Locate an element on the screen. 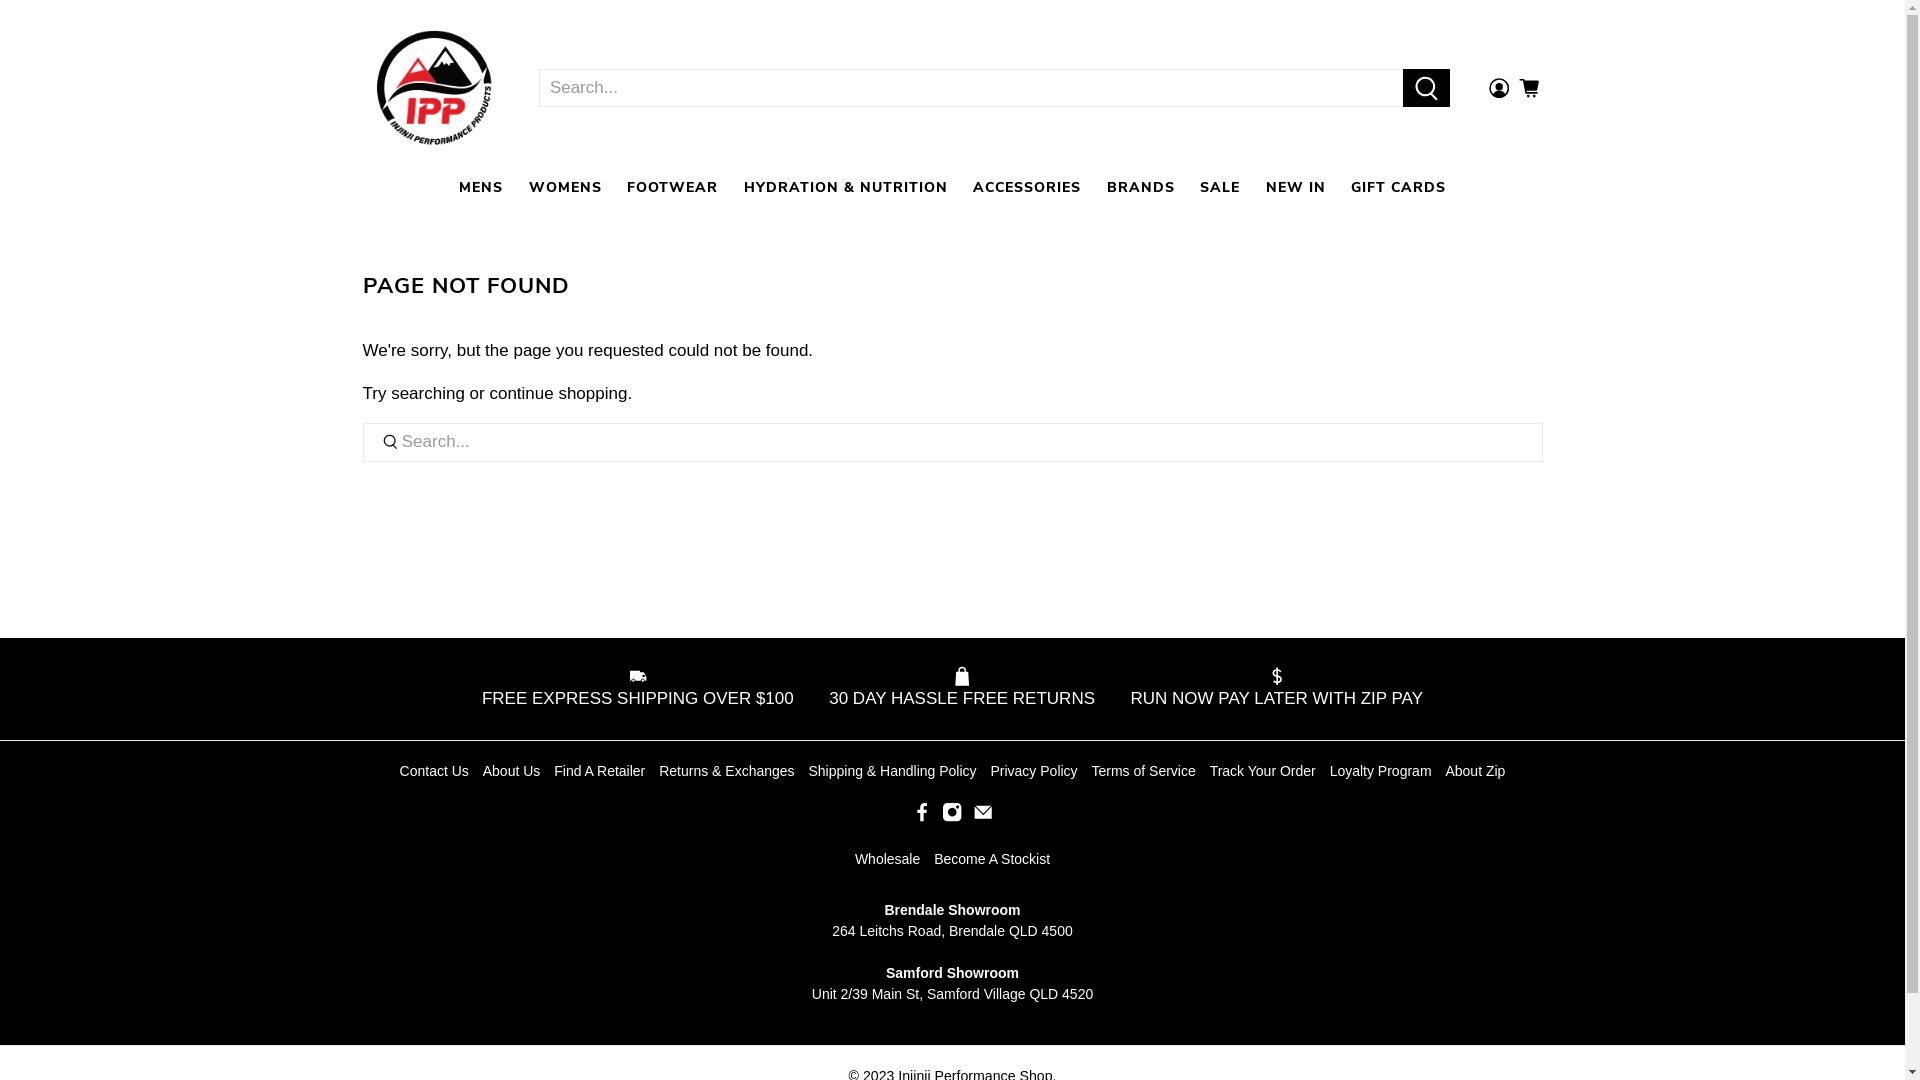  'Injinji Performance Shop on Facebook' is located at coordinates (911, 817).